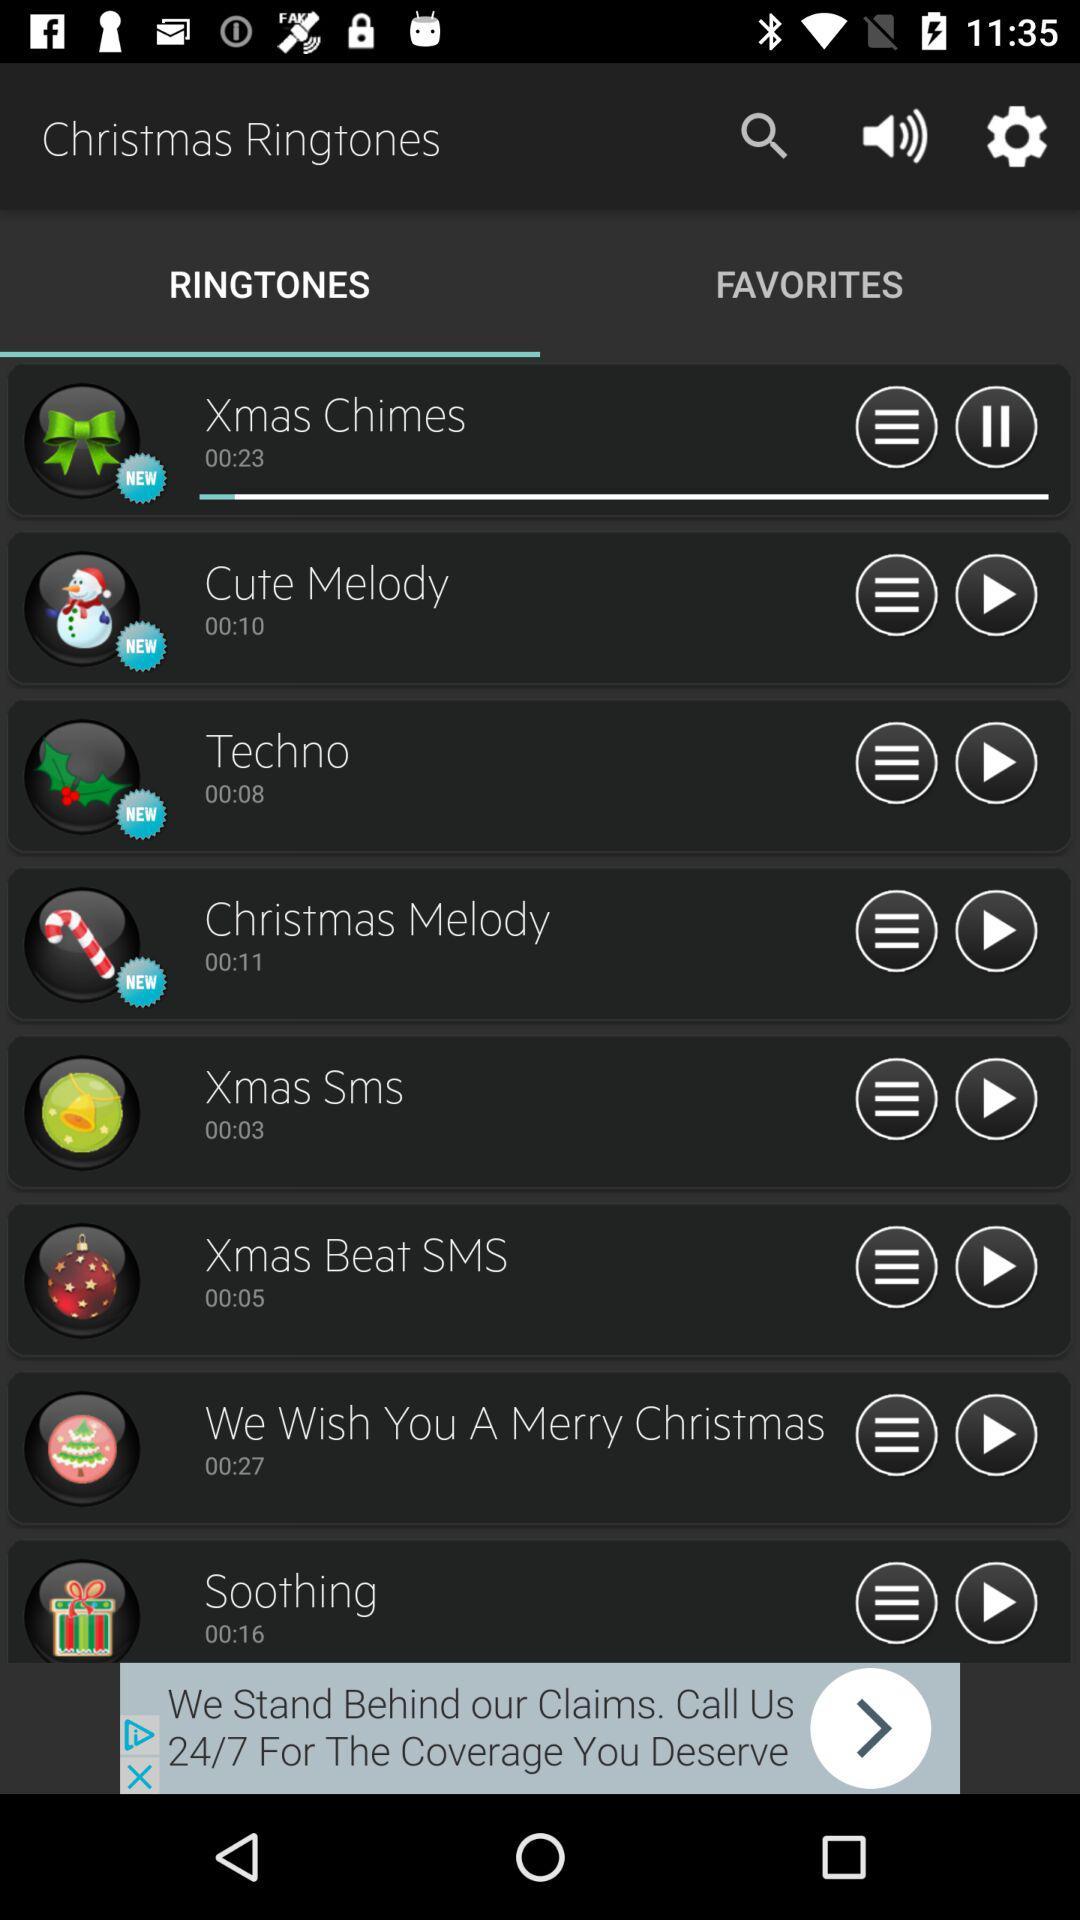 The height and width of the screenshot is (1920, 1080). I want to click on open menu, so click(895, 763).